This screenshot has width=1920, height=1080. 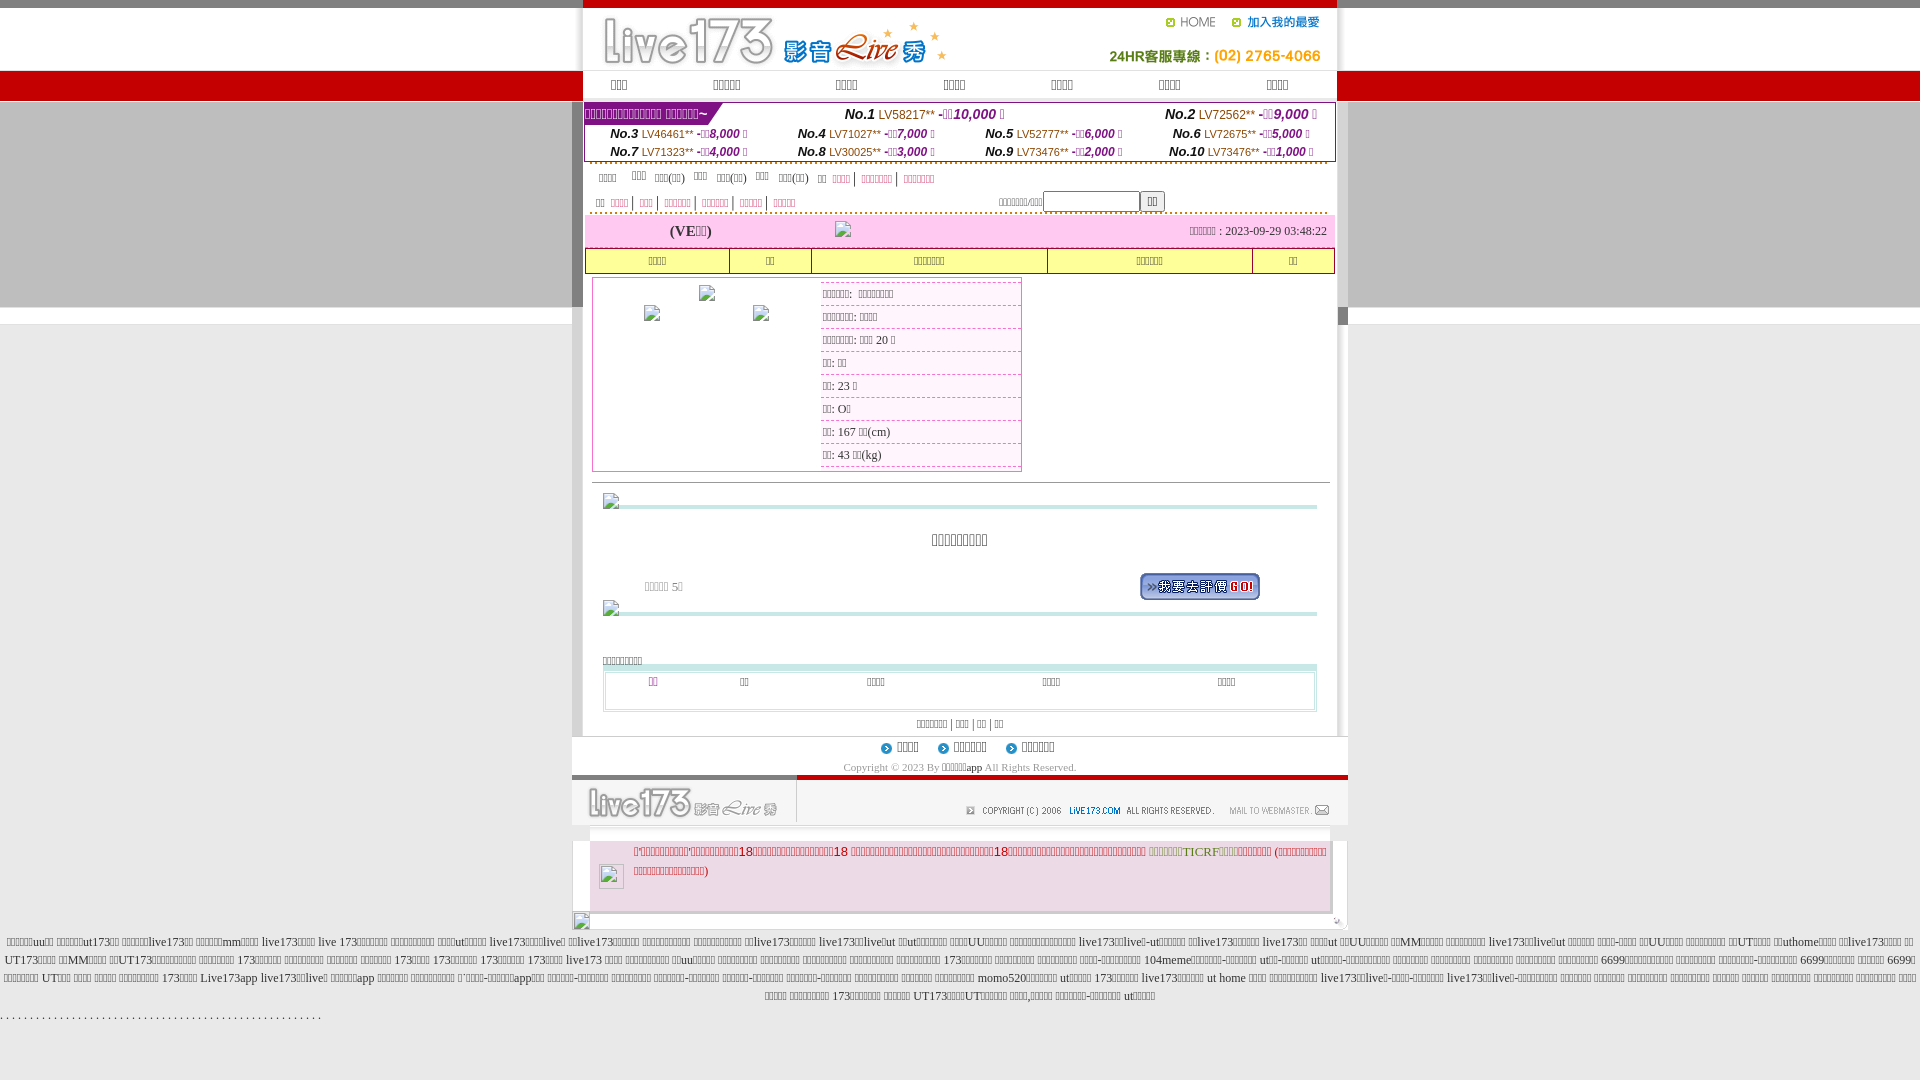 What do you see at coordinates (114, 1014) in the screenshot?
I see `'.'` at bounding box center [114, 1014].